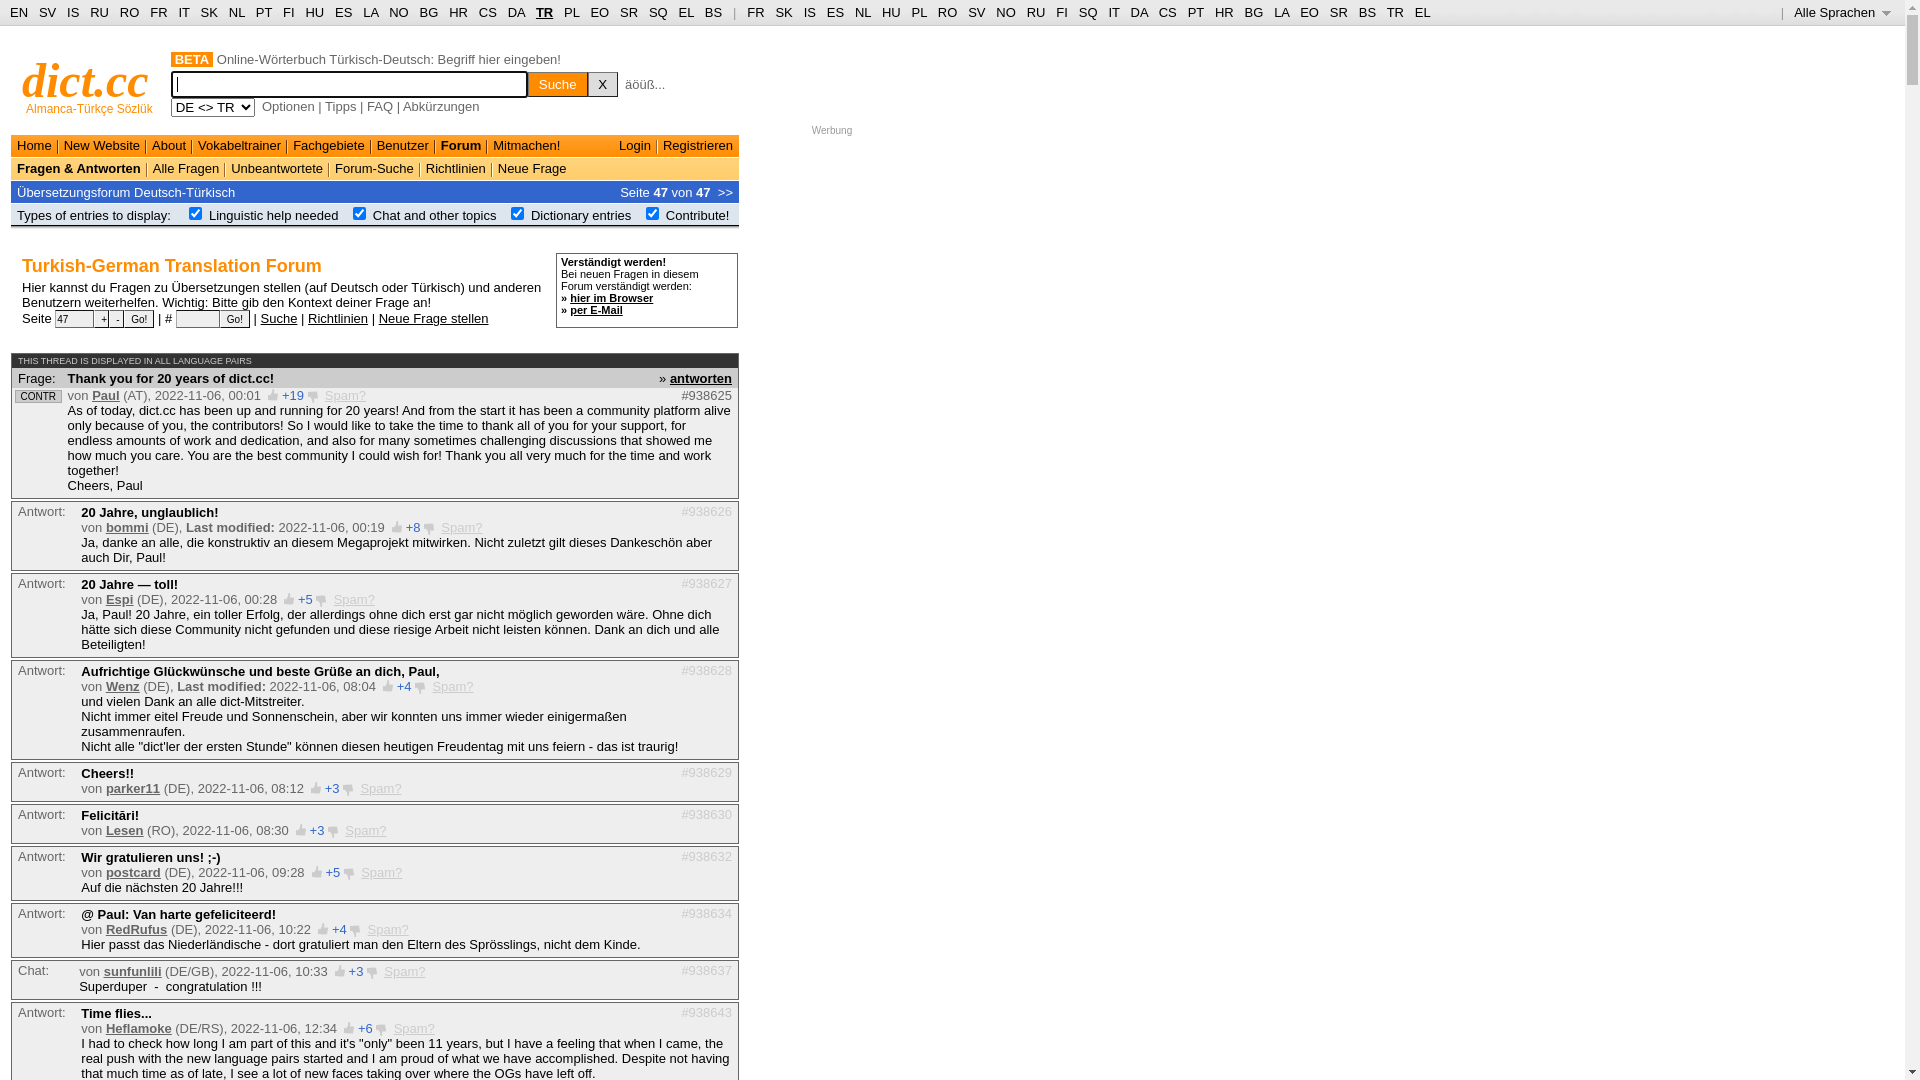  Describe the element at coordinates (428, 12) in the screenshot. I see `'BG'` at that location.